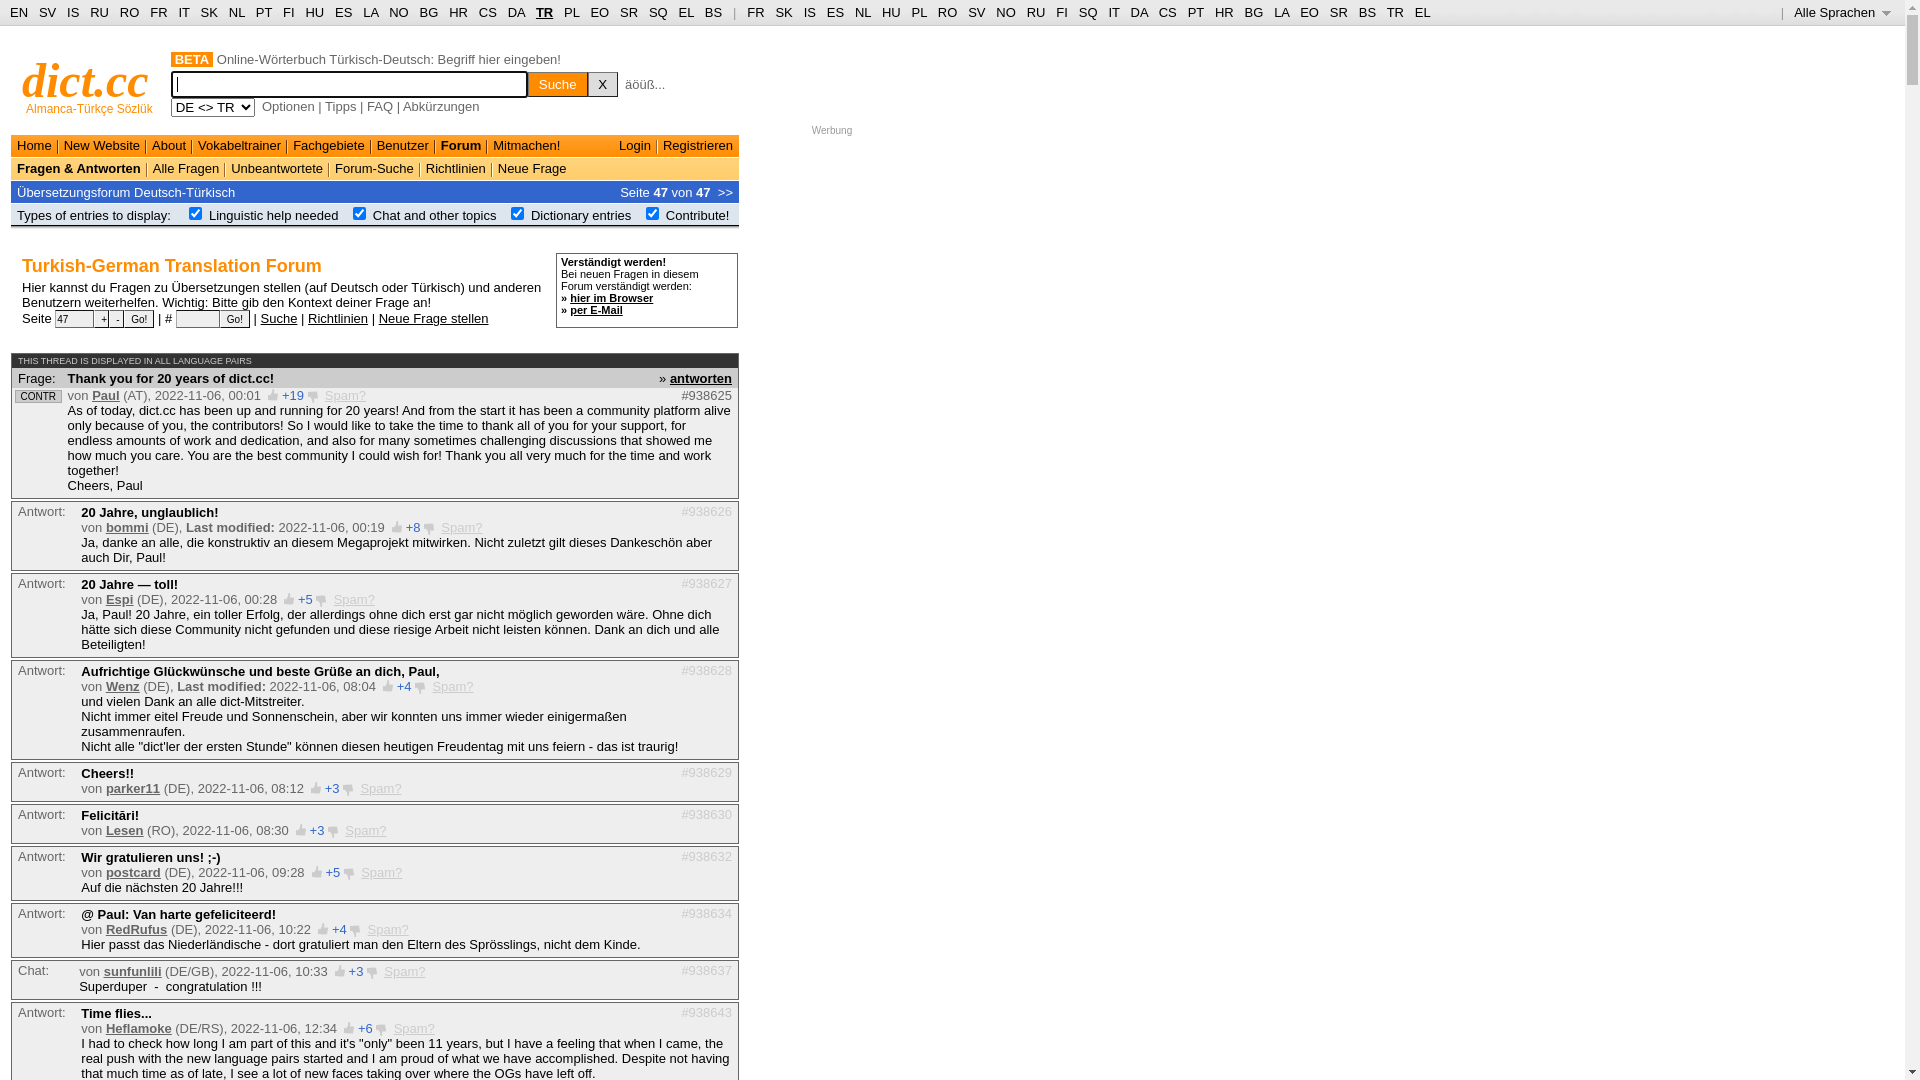  Describe the element at coordinates (428, 12) in the screenshot. I see `'BG'` at that location.